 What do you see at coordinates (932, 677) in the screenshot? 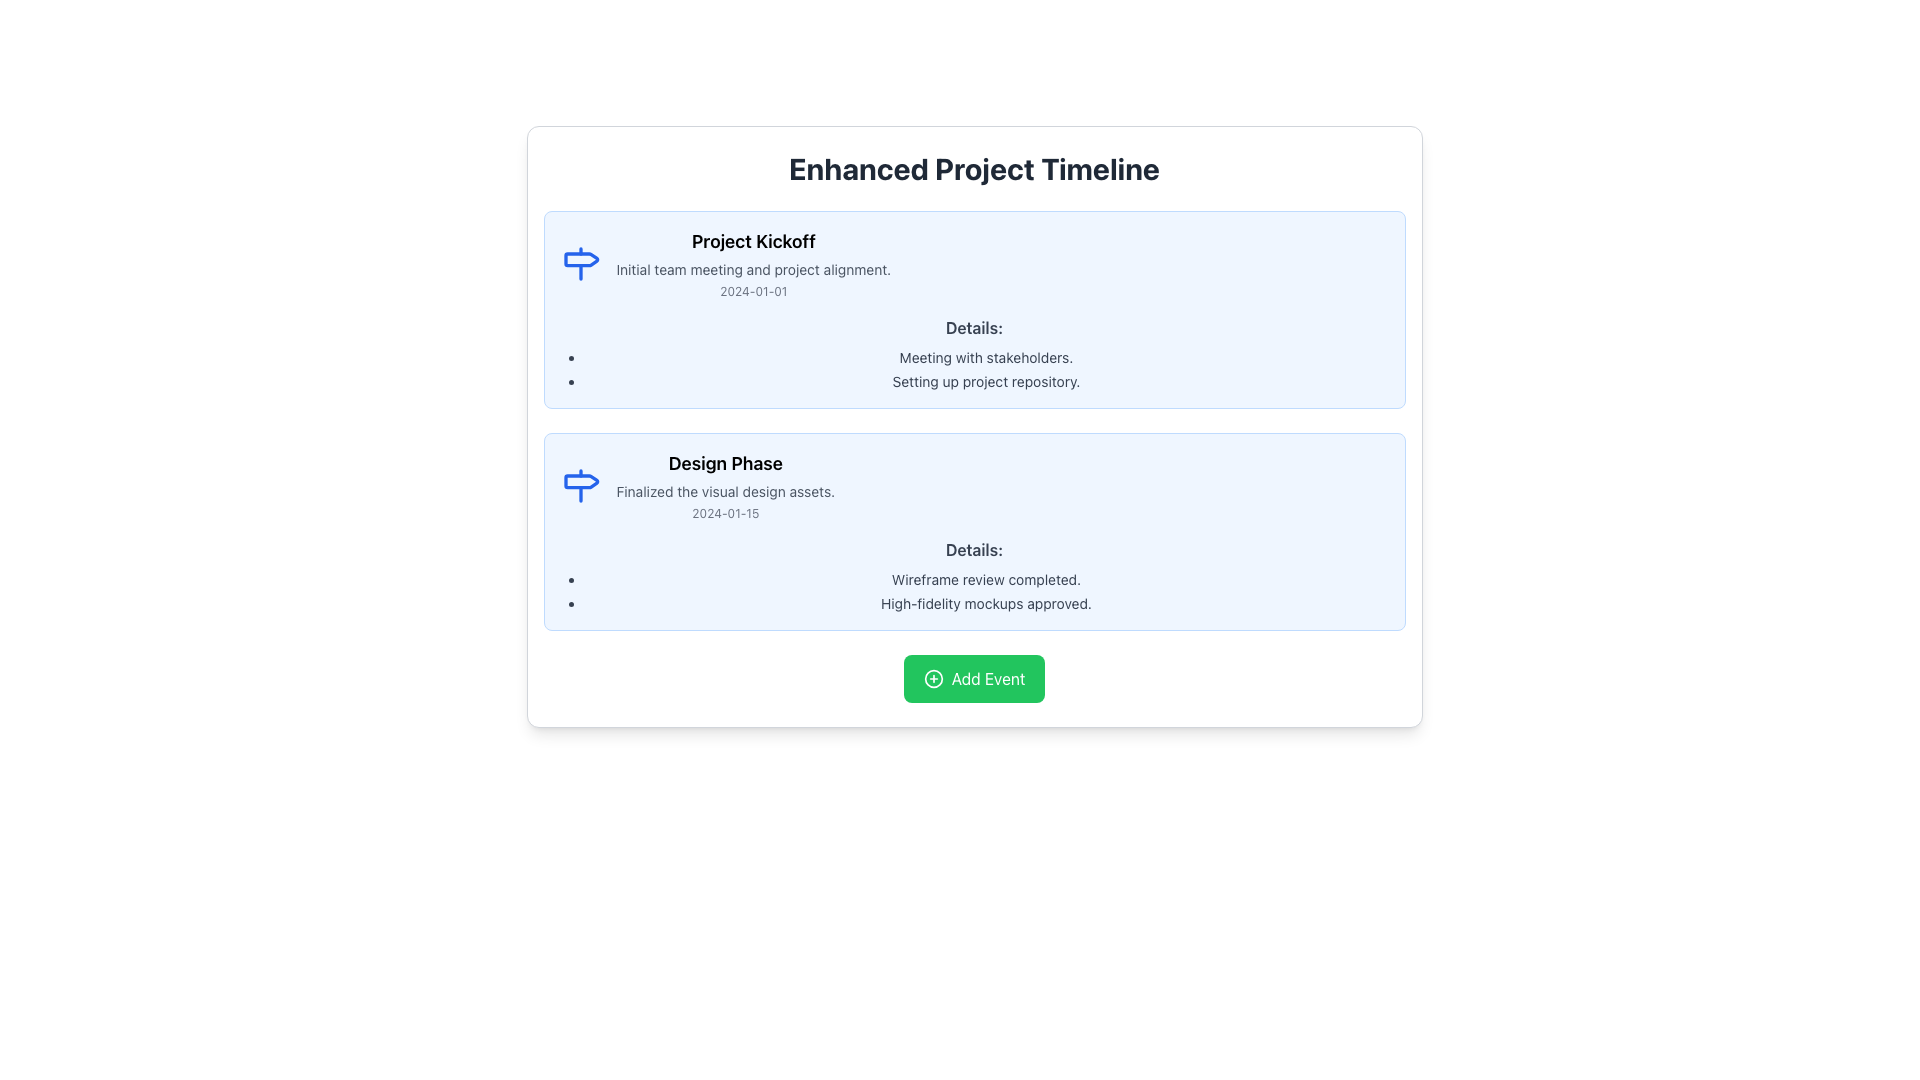
I see `the 'Add Event' icon located centrally within the button for accessibility purposes` at bounding box center [932, 677].